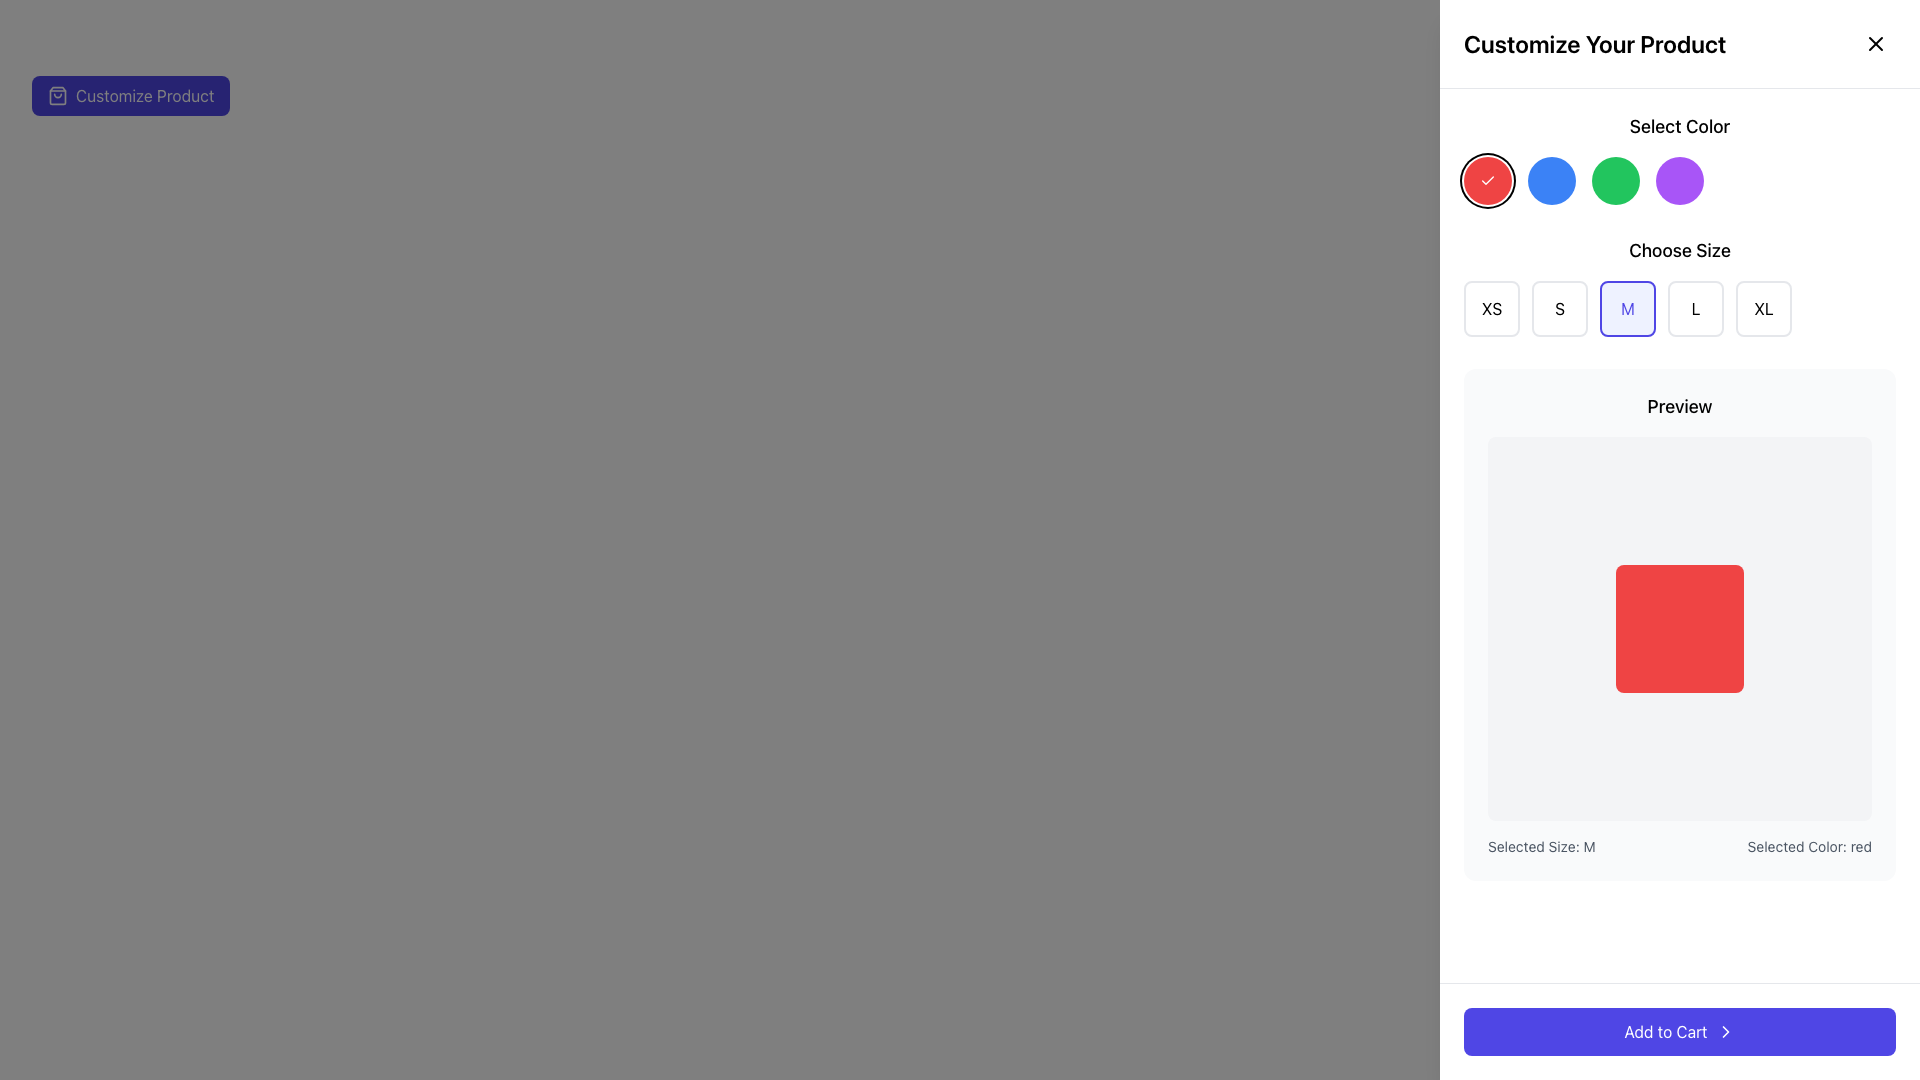 The height and width of the screenshot is (1080, 1920). What do you see at coordinates (1680, 627) in the screenshot?
I see `the red square with rounded corners located in the 'Preview' section on the right-hand side of the interface` at bounding box center [1680, 627].